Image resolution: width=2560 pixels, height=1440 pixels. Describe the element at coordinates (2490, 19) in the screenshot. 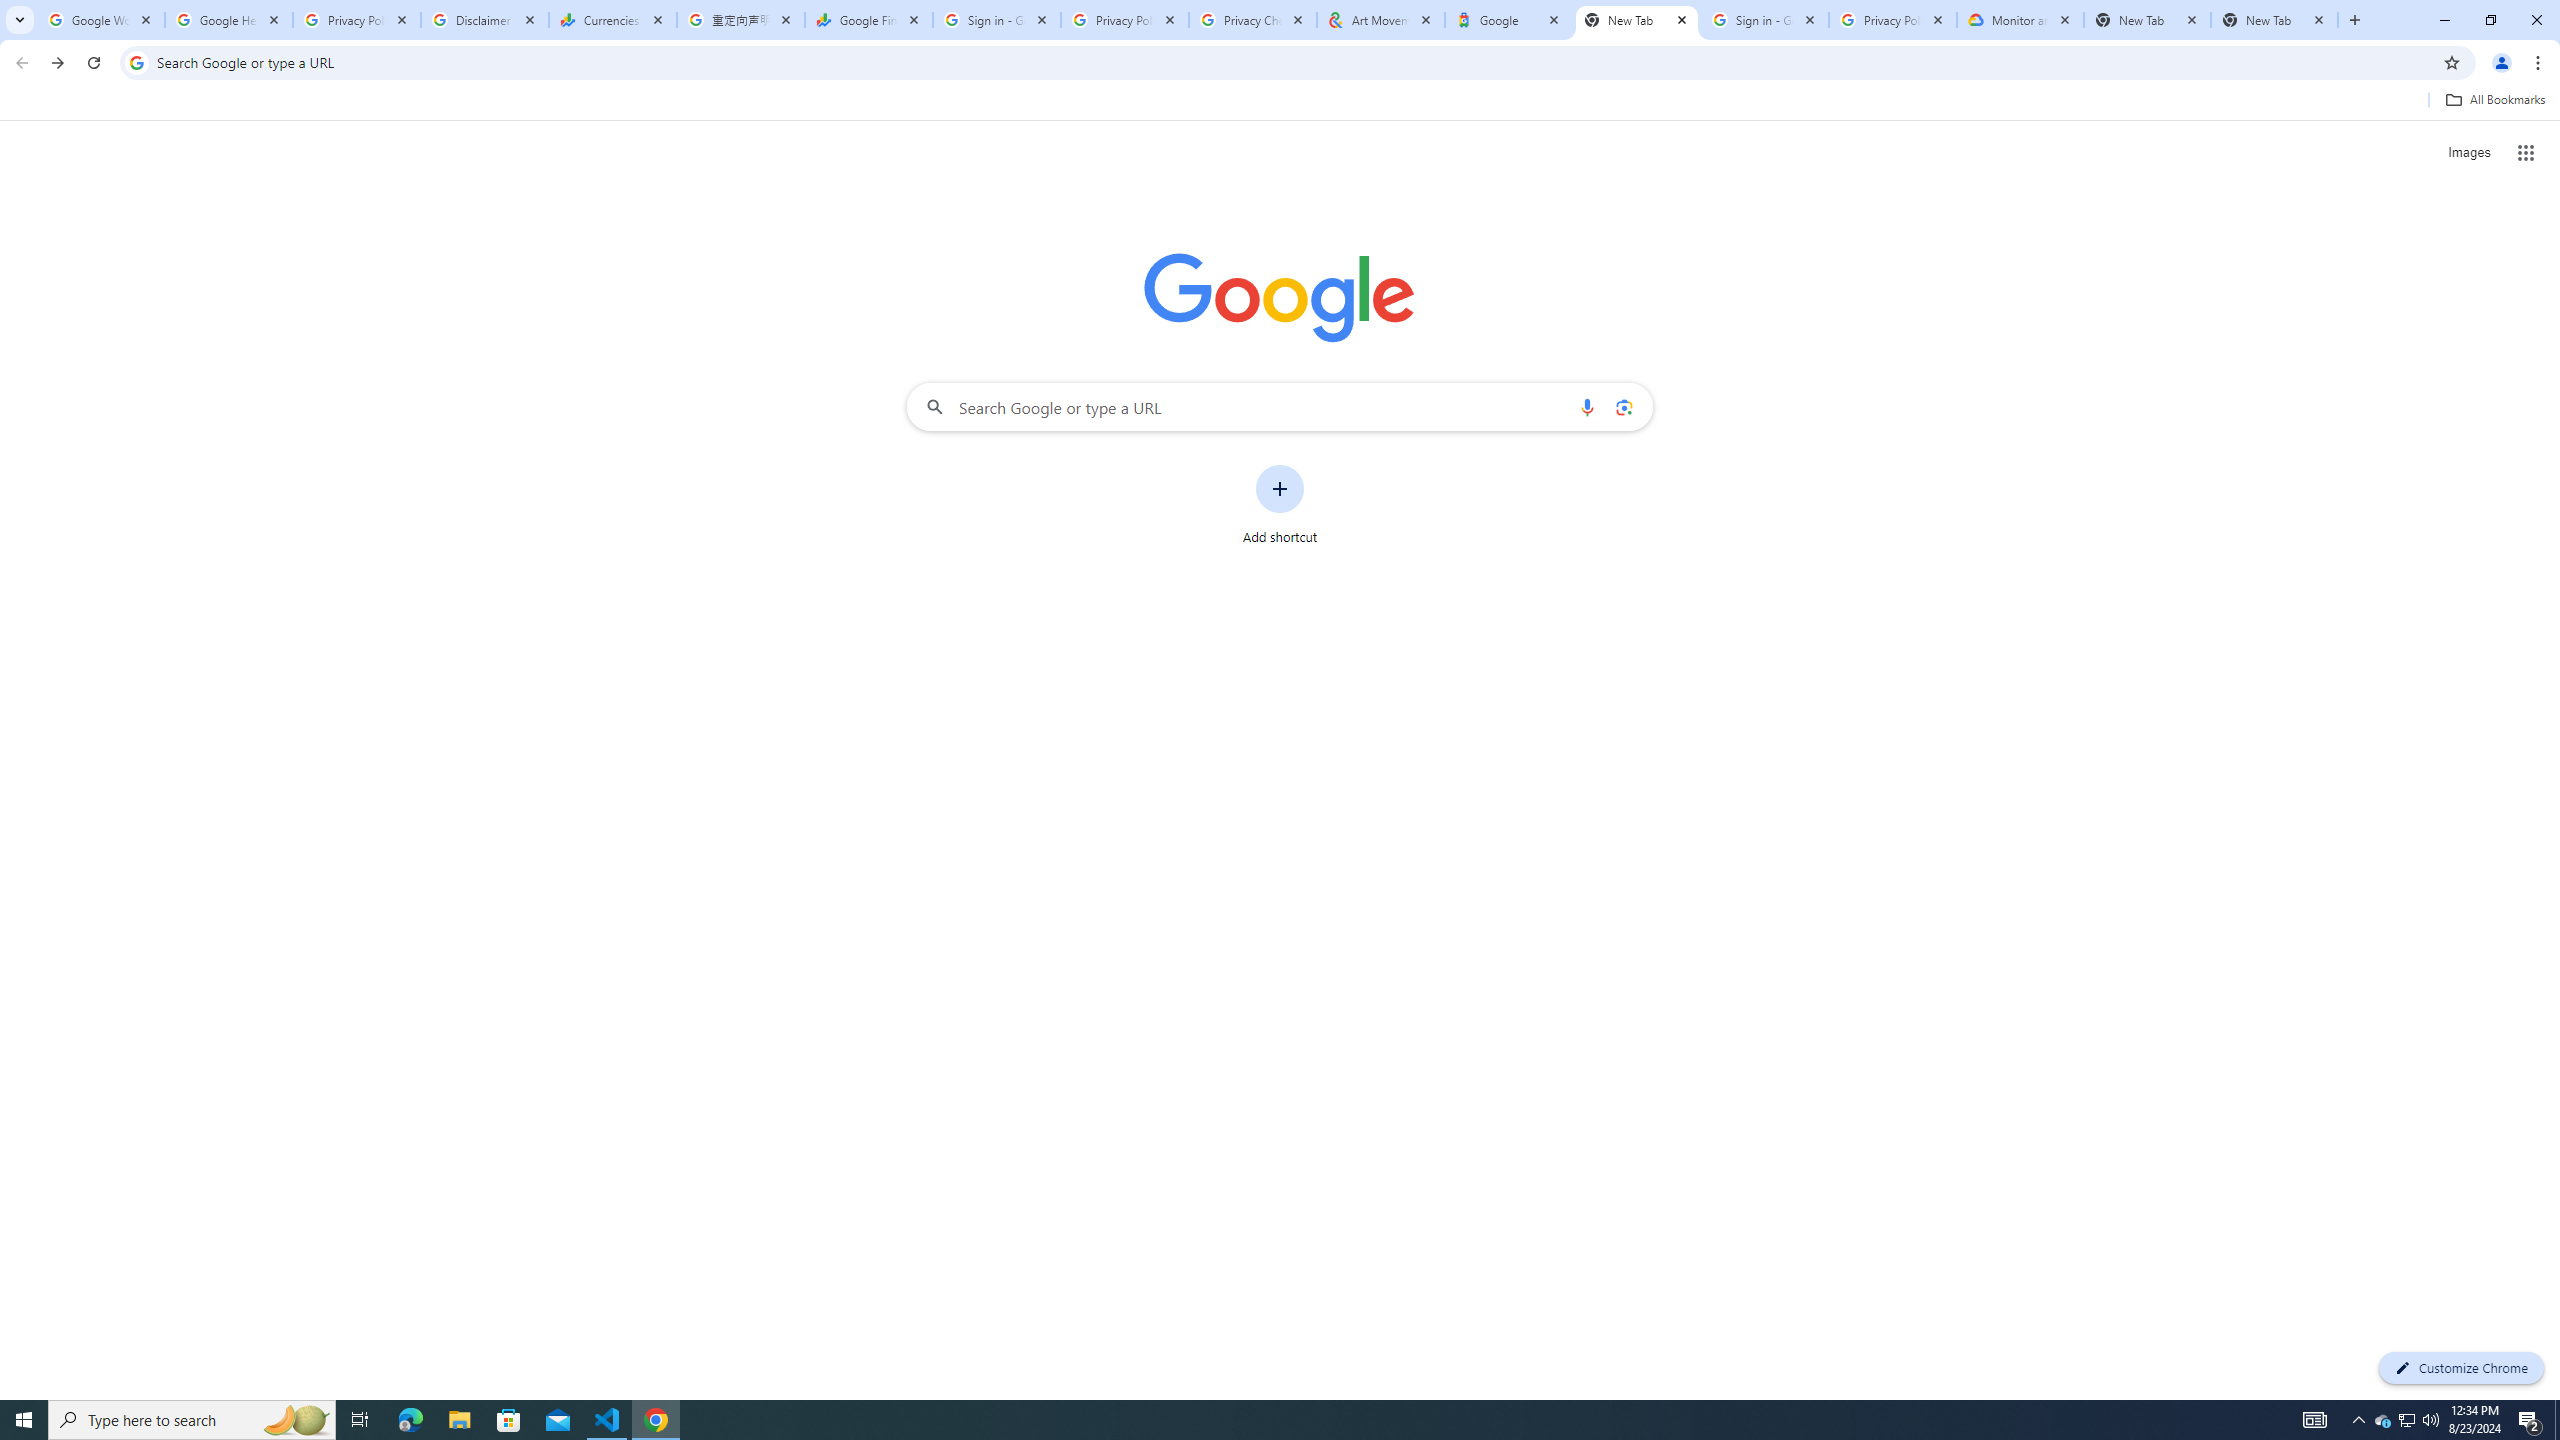

I see `'Restore'` at that location.